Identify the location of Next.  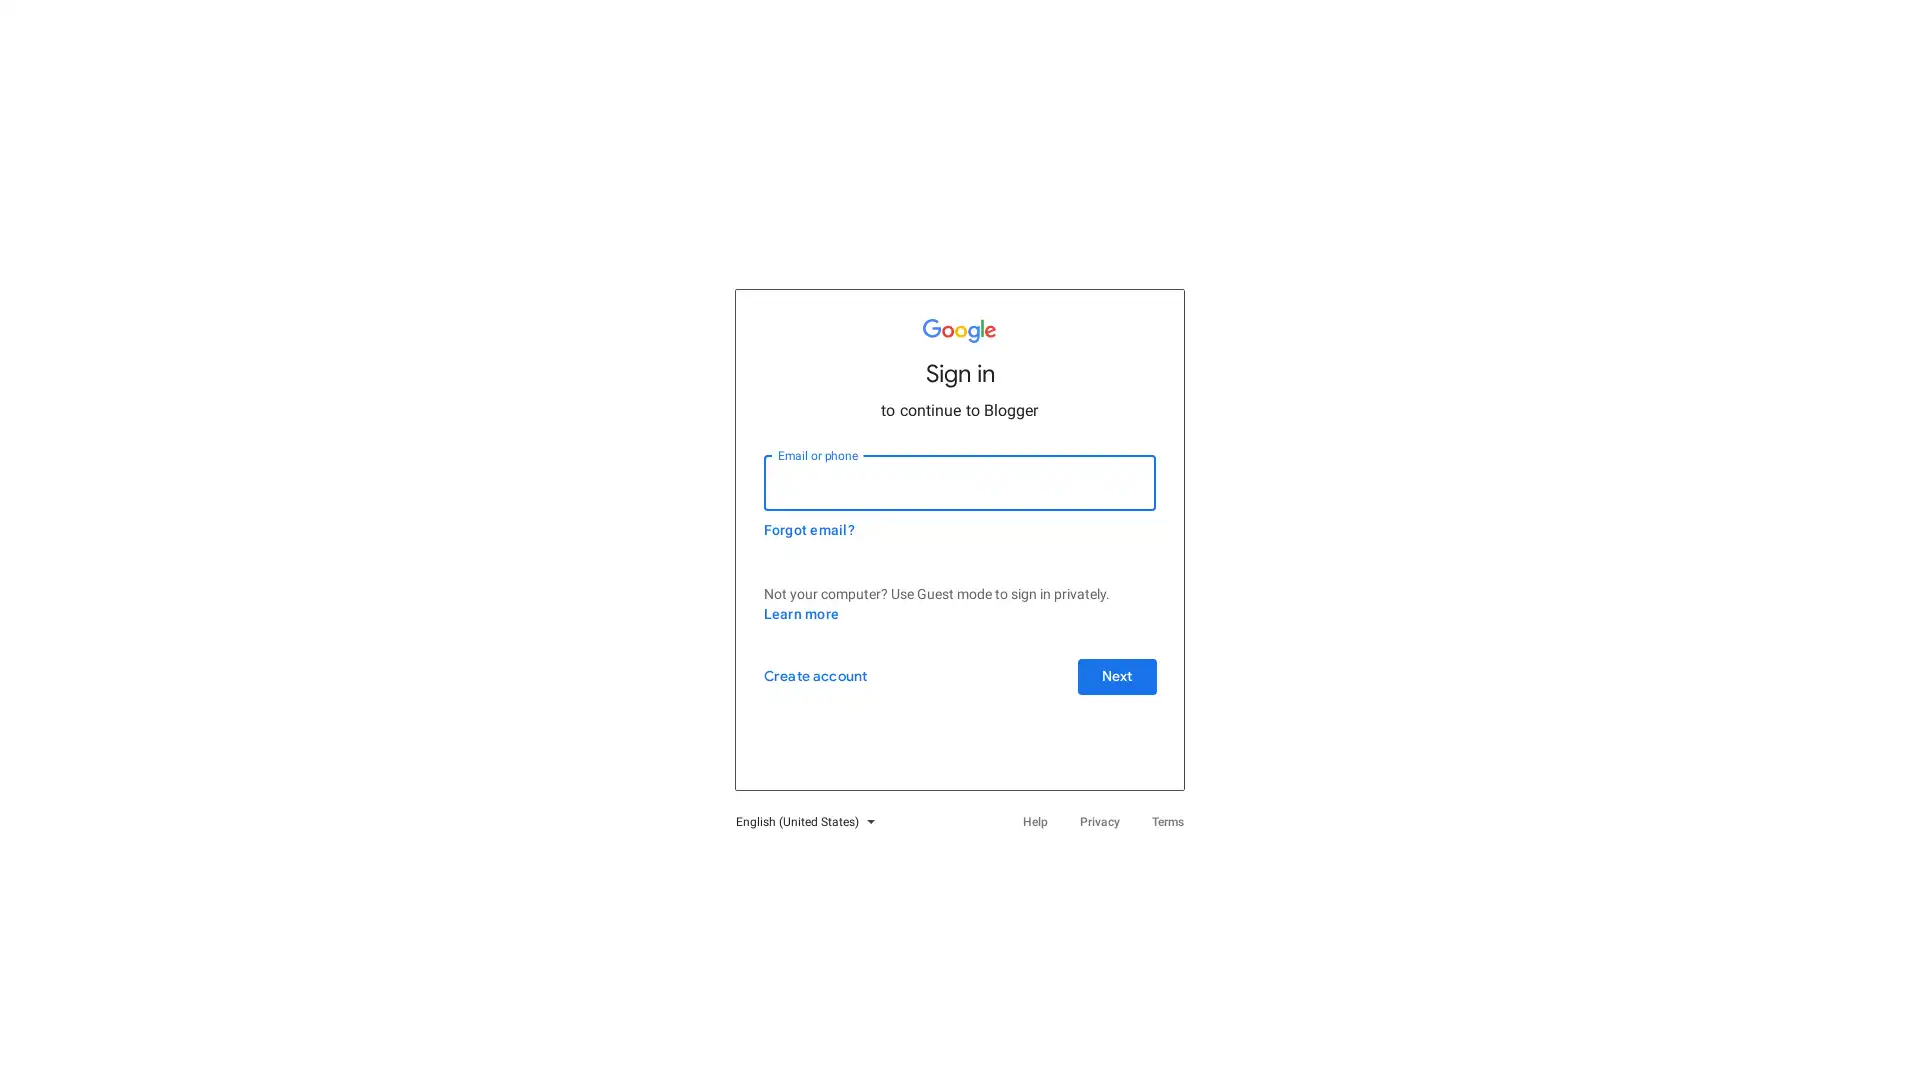
(1103, 693).